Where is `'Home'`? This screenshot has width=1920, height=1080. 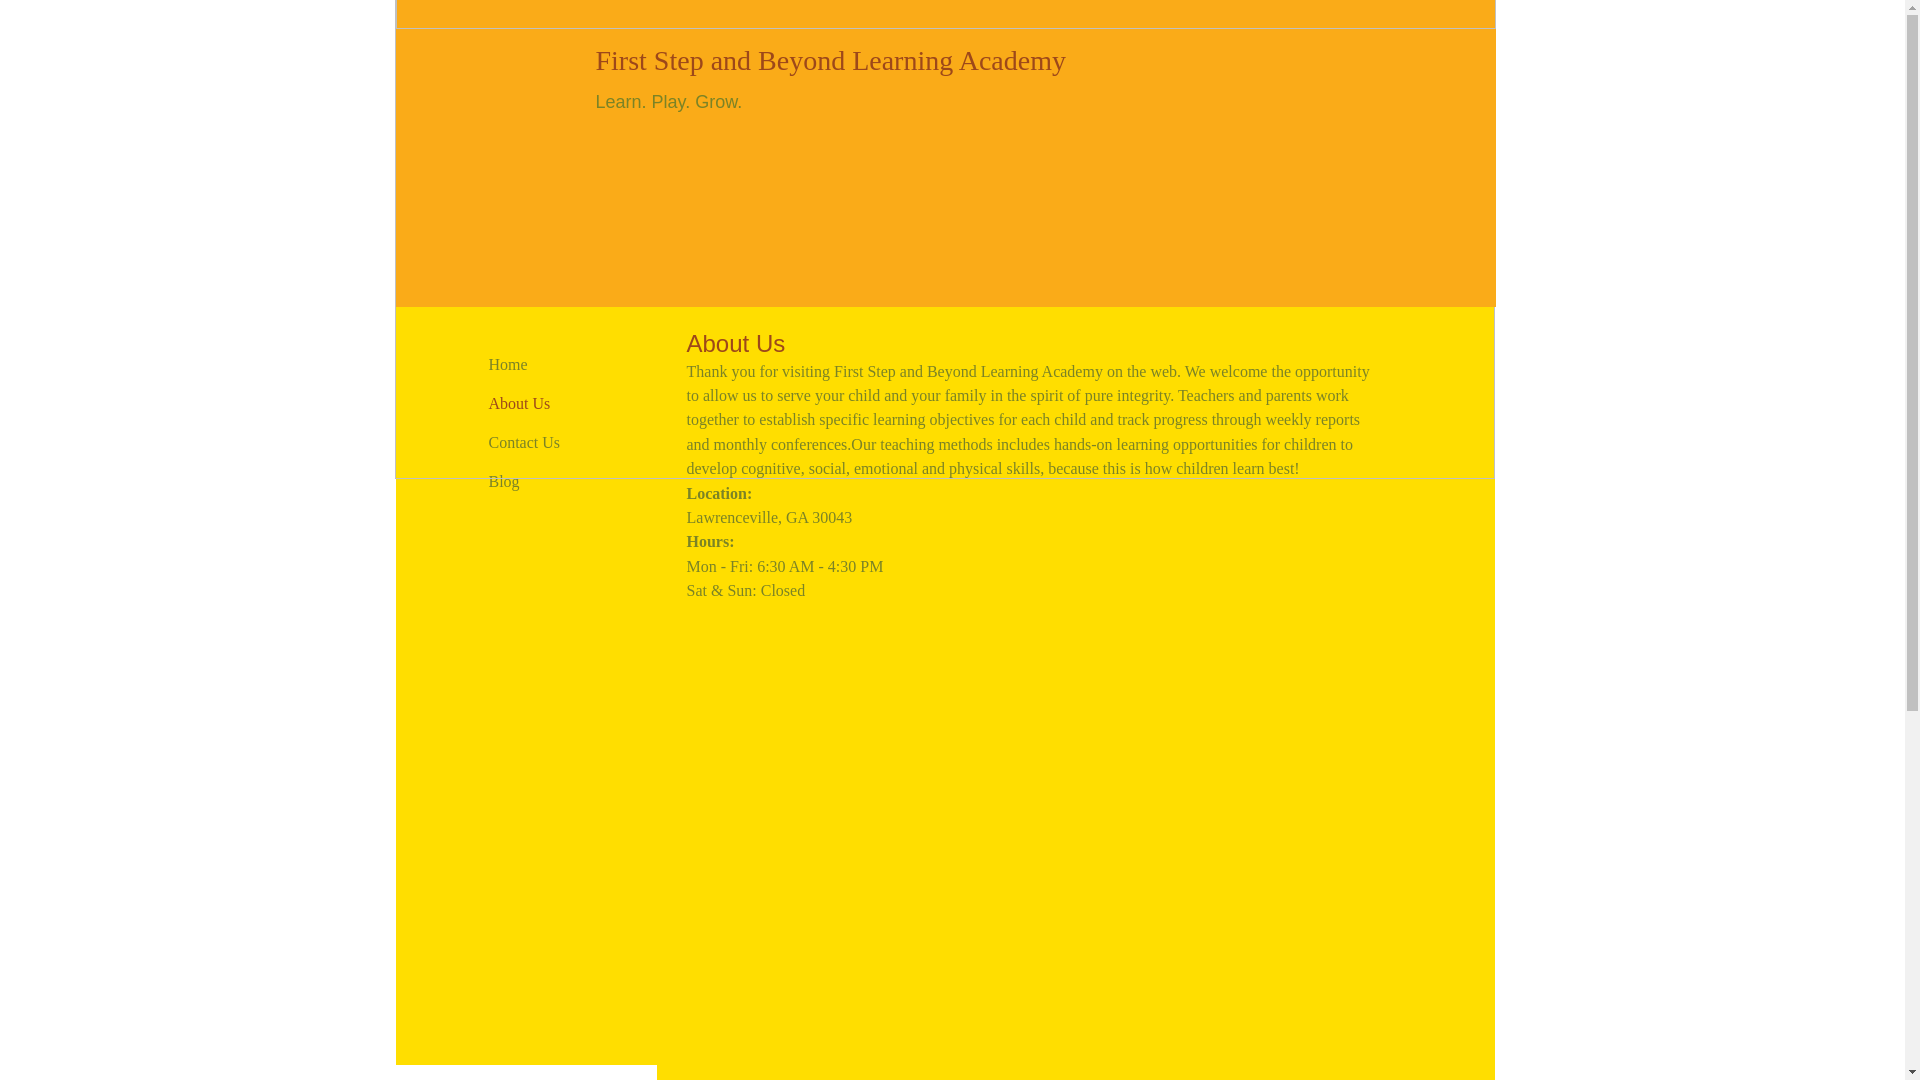
'Home' is located at coordinates (507, 365).